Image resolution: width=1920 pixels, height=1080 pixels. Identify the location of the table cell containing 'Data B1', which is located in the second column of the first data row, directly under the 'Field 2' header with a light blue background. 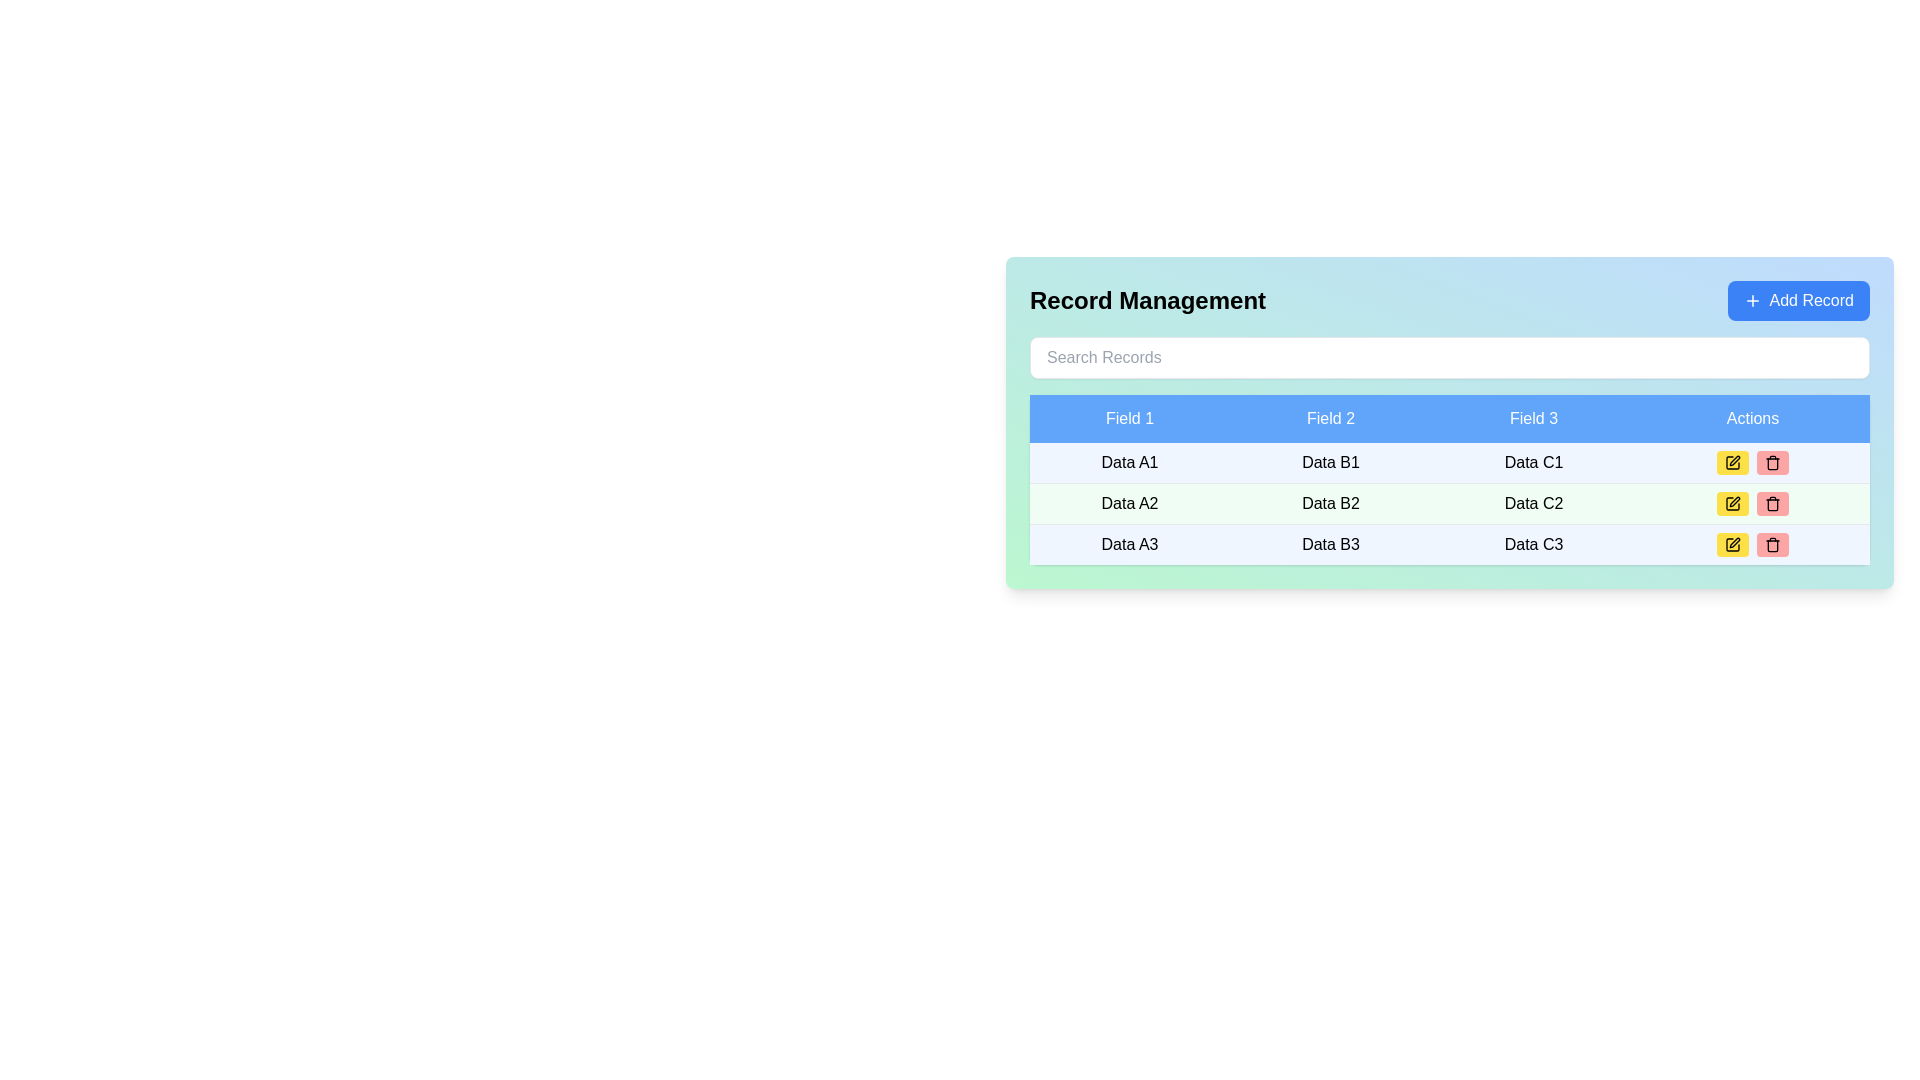
(1330, 463).